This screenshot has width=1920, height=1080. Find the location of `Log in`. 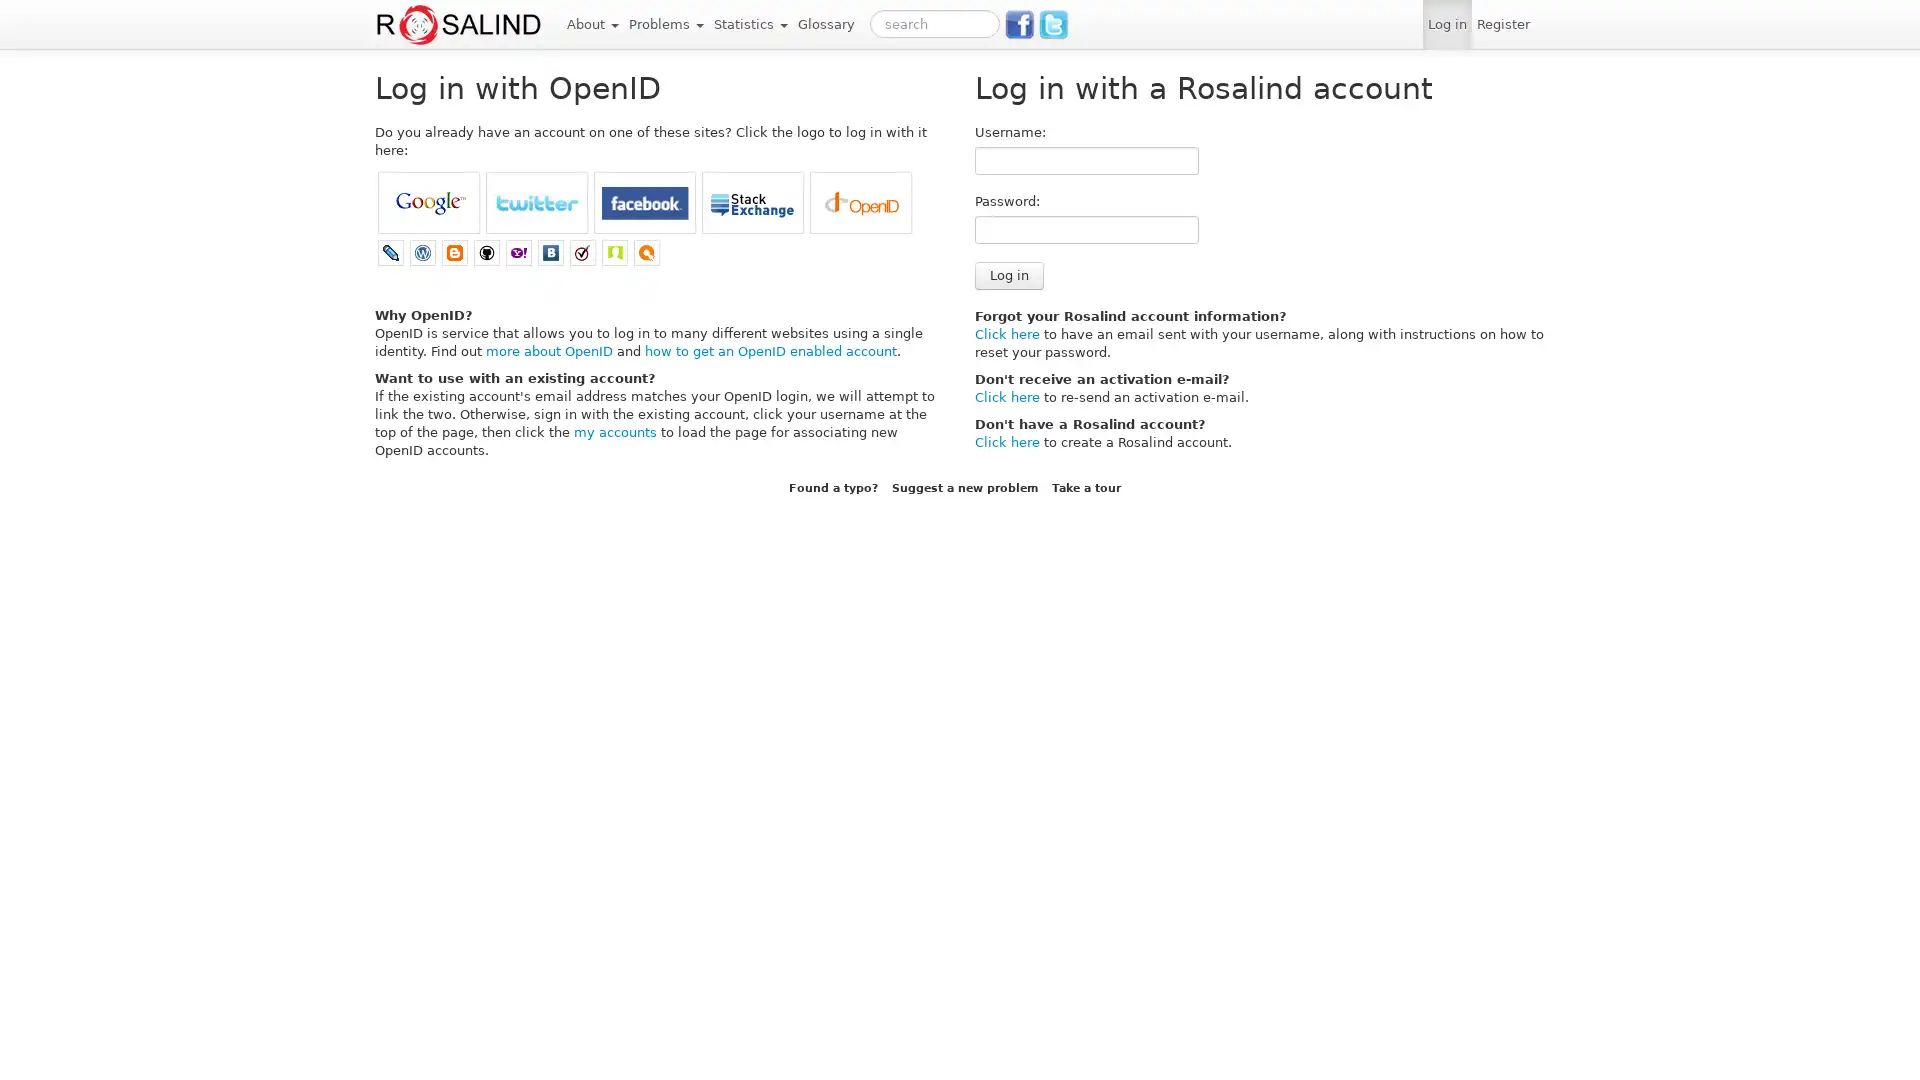

Log in is located at coordinates (1009, 276).